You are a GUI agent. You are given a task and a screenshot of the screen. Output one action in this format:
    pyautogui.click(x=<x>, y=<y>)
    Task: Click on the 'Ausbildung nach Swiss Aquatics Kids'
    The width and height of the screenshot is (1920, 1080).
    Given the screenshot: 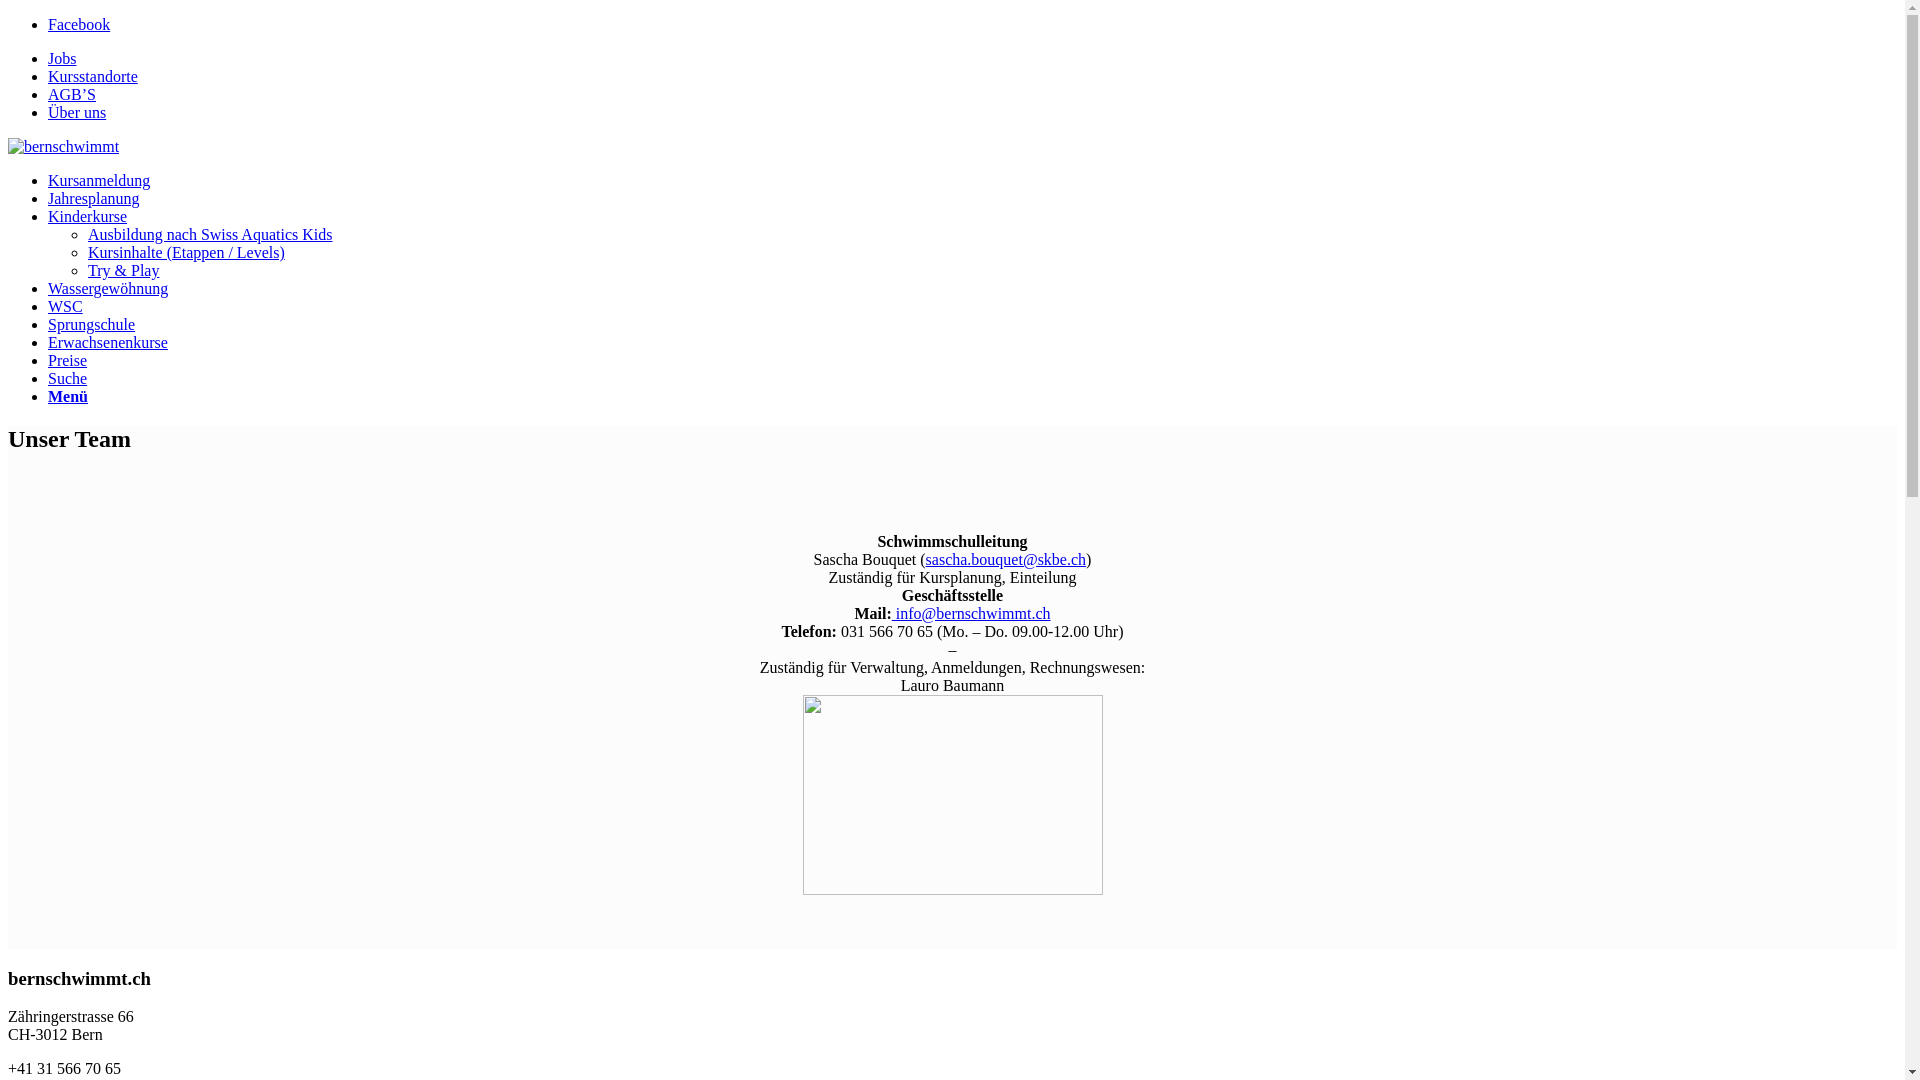 What is the action you would take?
    pyautogui.click(x=210, y=233)
    